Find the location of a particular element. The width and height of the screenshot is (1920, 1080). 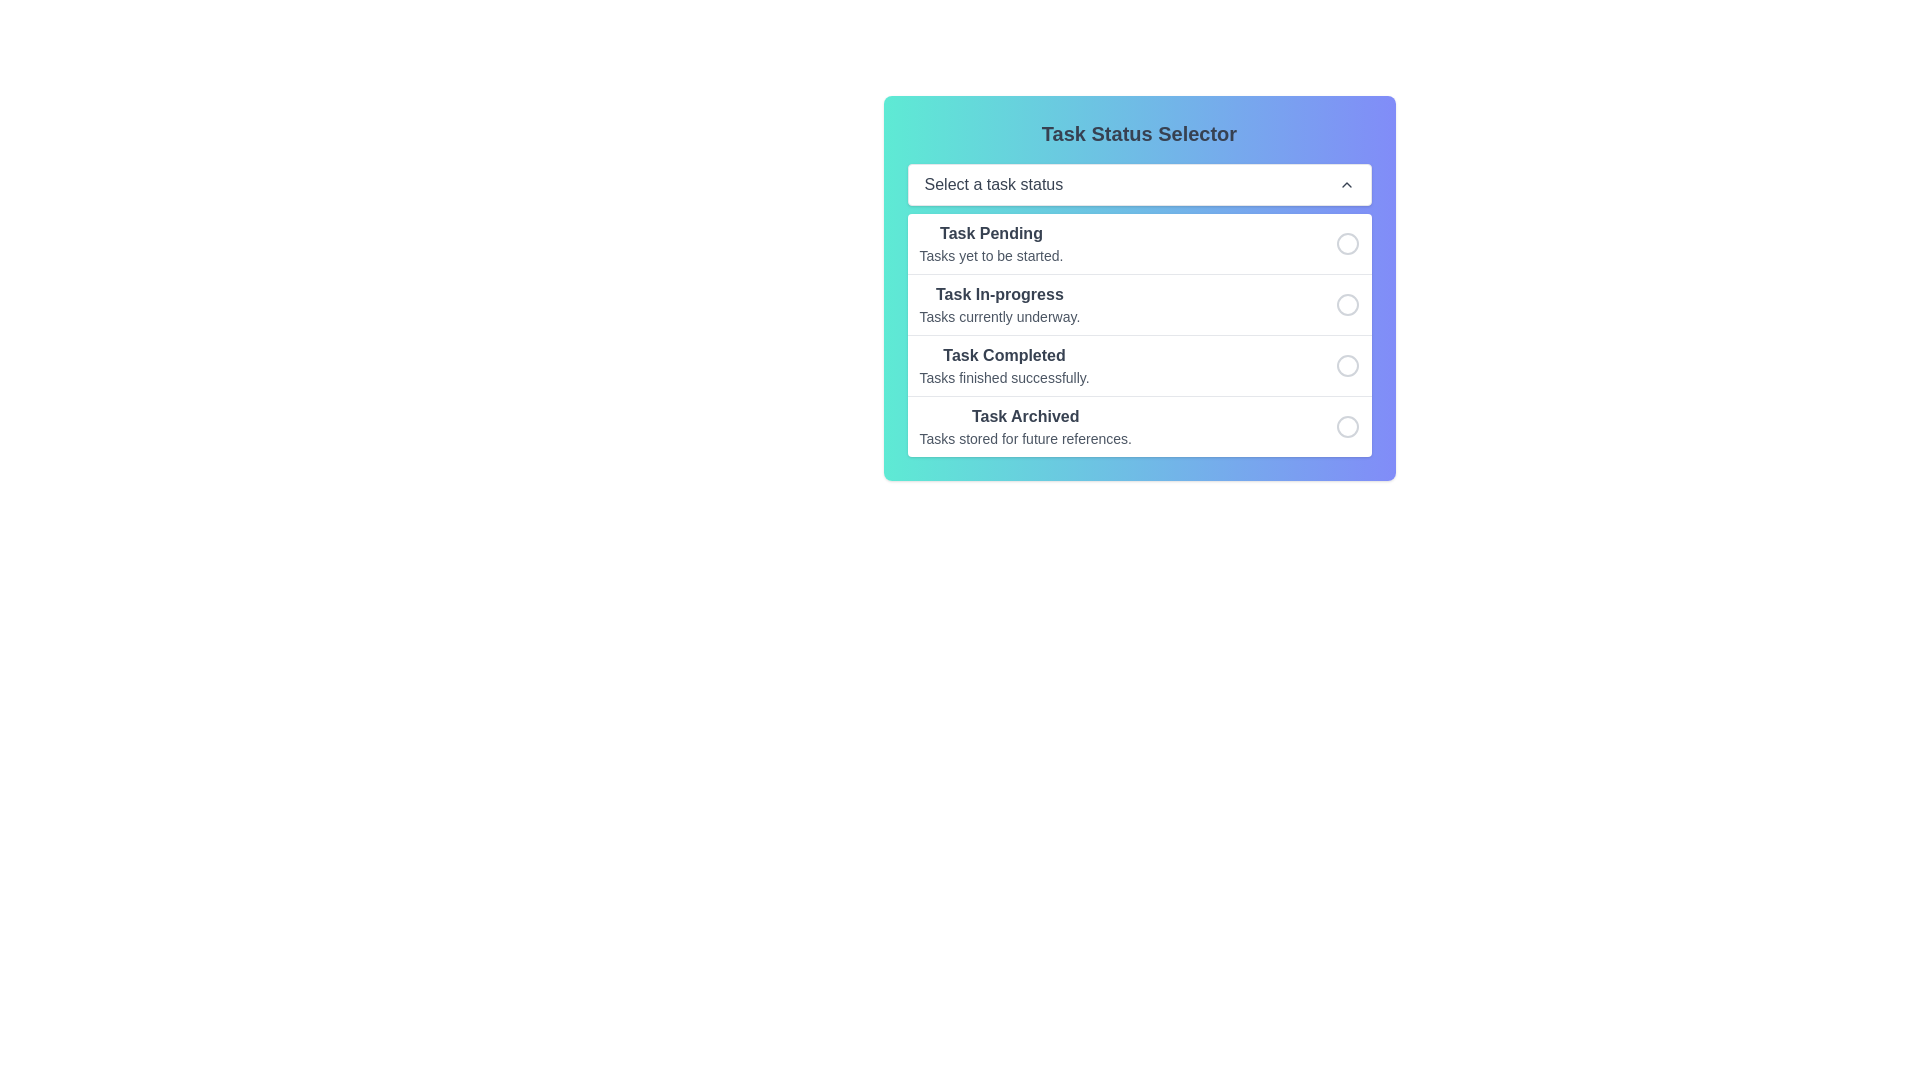

the selectable list item titled 'Task In-progress' is located at coordinates (1139, 288).